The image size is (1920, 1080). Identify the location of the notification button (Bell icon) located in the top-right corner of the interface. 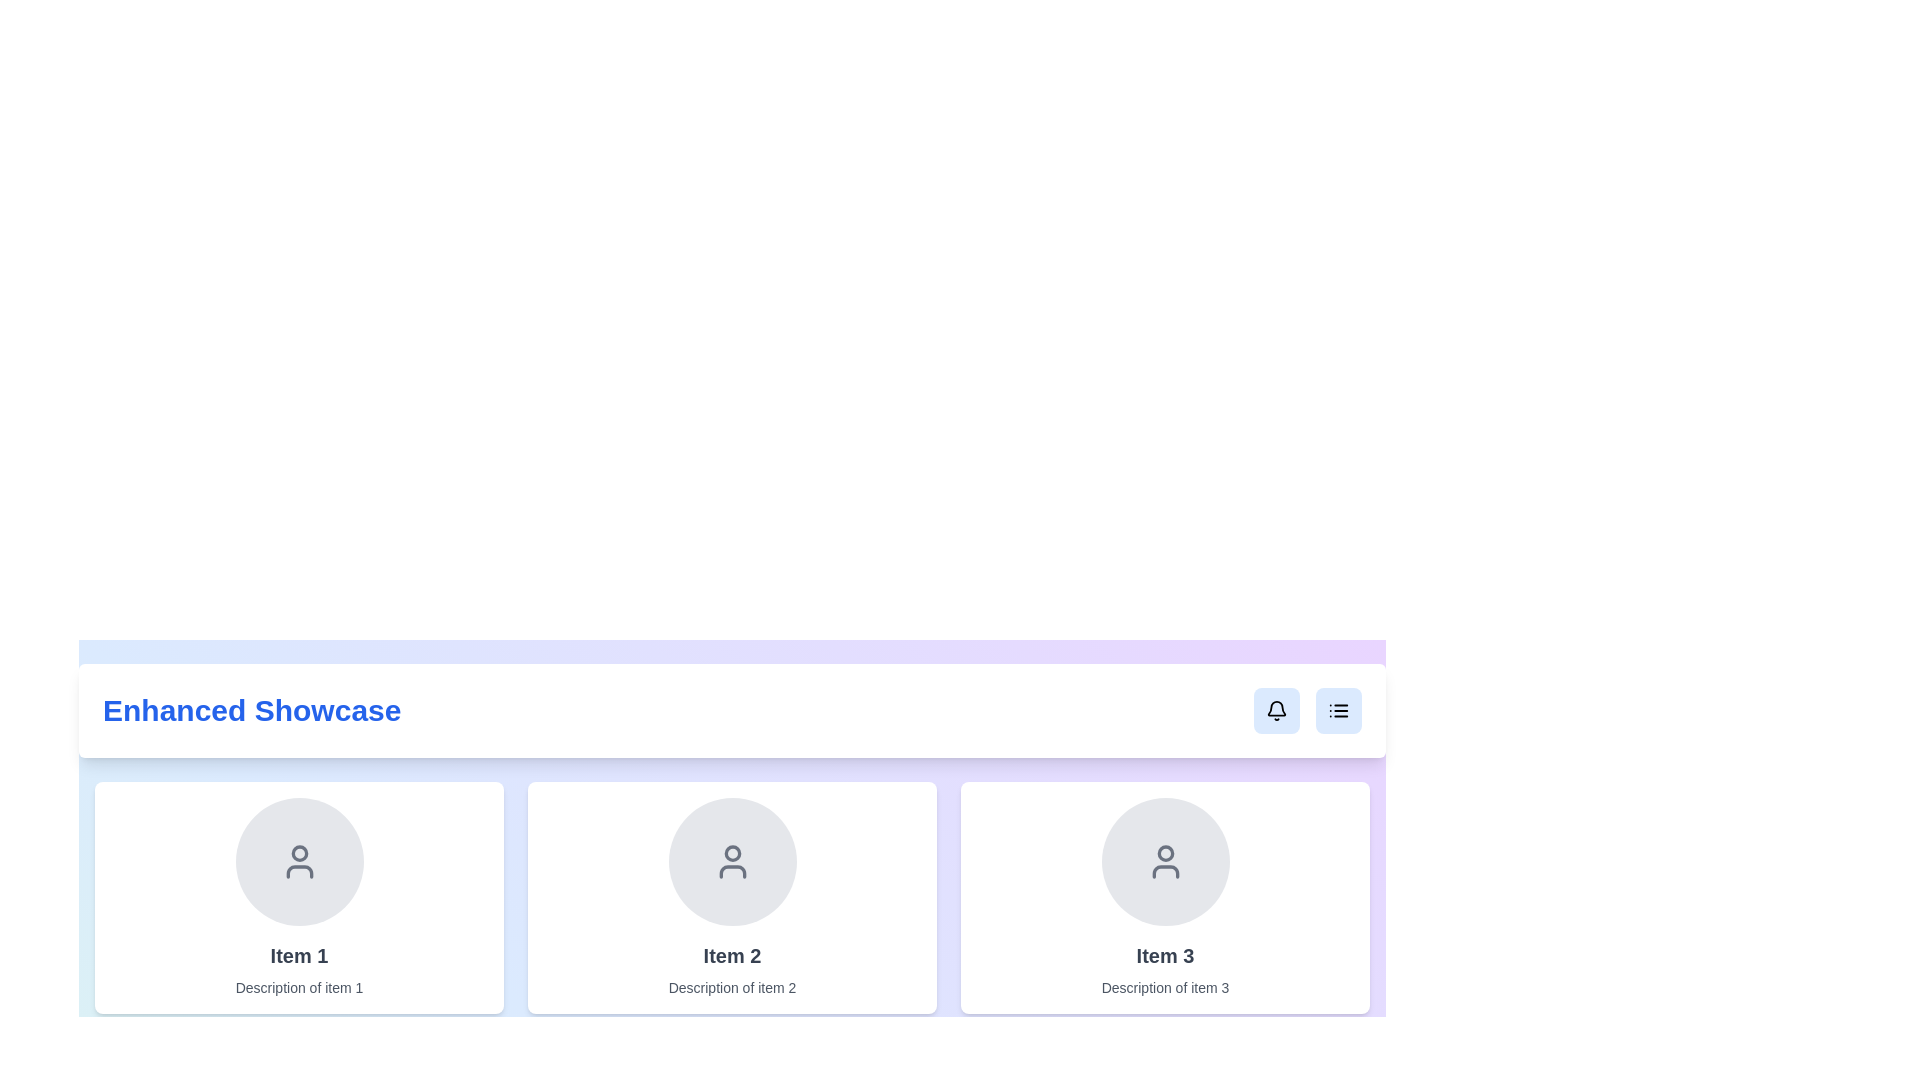
(1275, 709).